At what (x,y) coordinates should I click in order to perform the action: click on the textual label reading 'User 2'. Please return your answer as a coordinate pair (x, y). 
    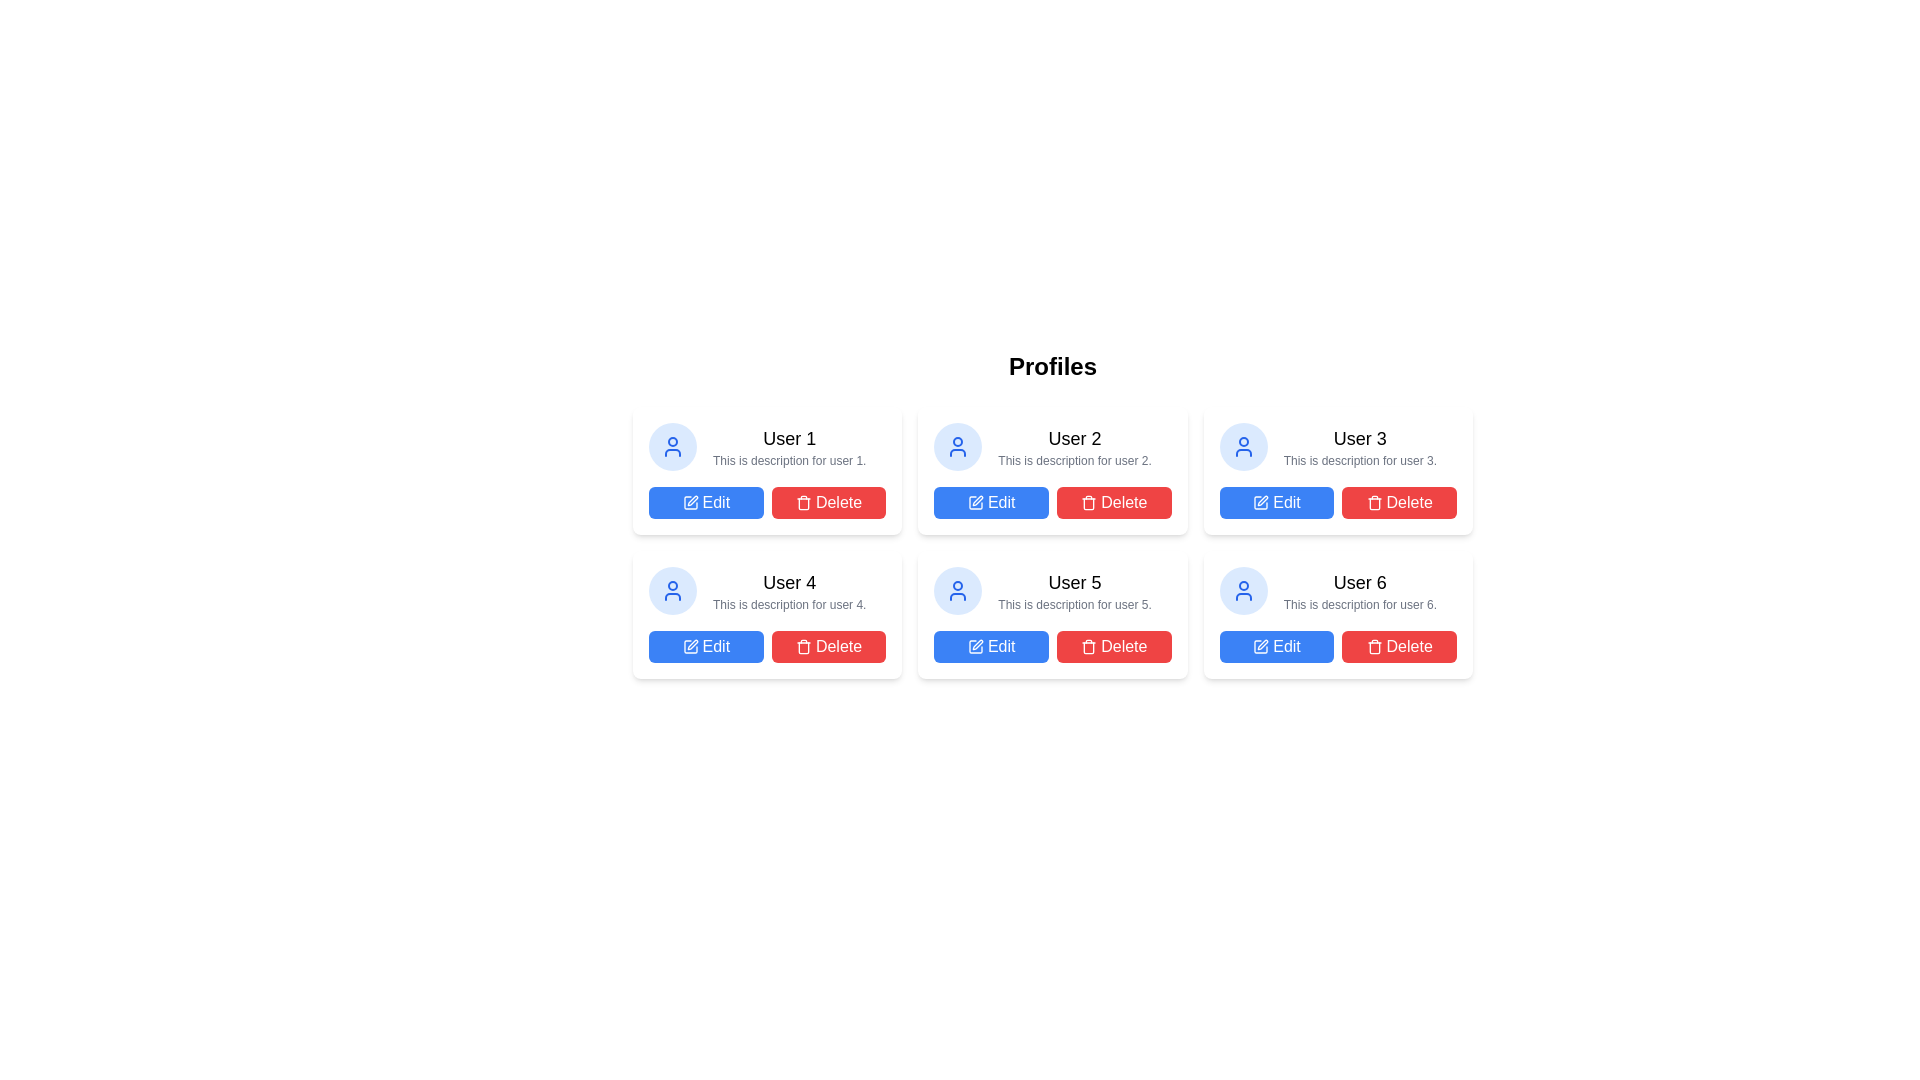
    Looking at the image, I should click on (1074, 438).